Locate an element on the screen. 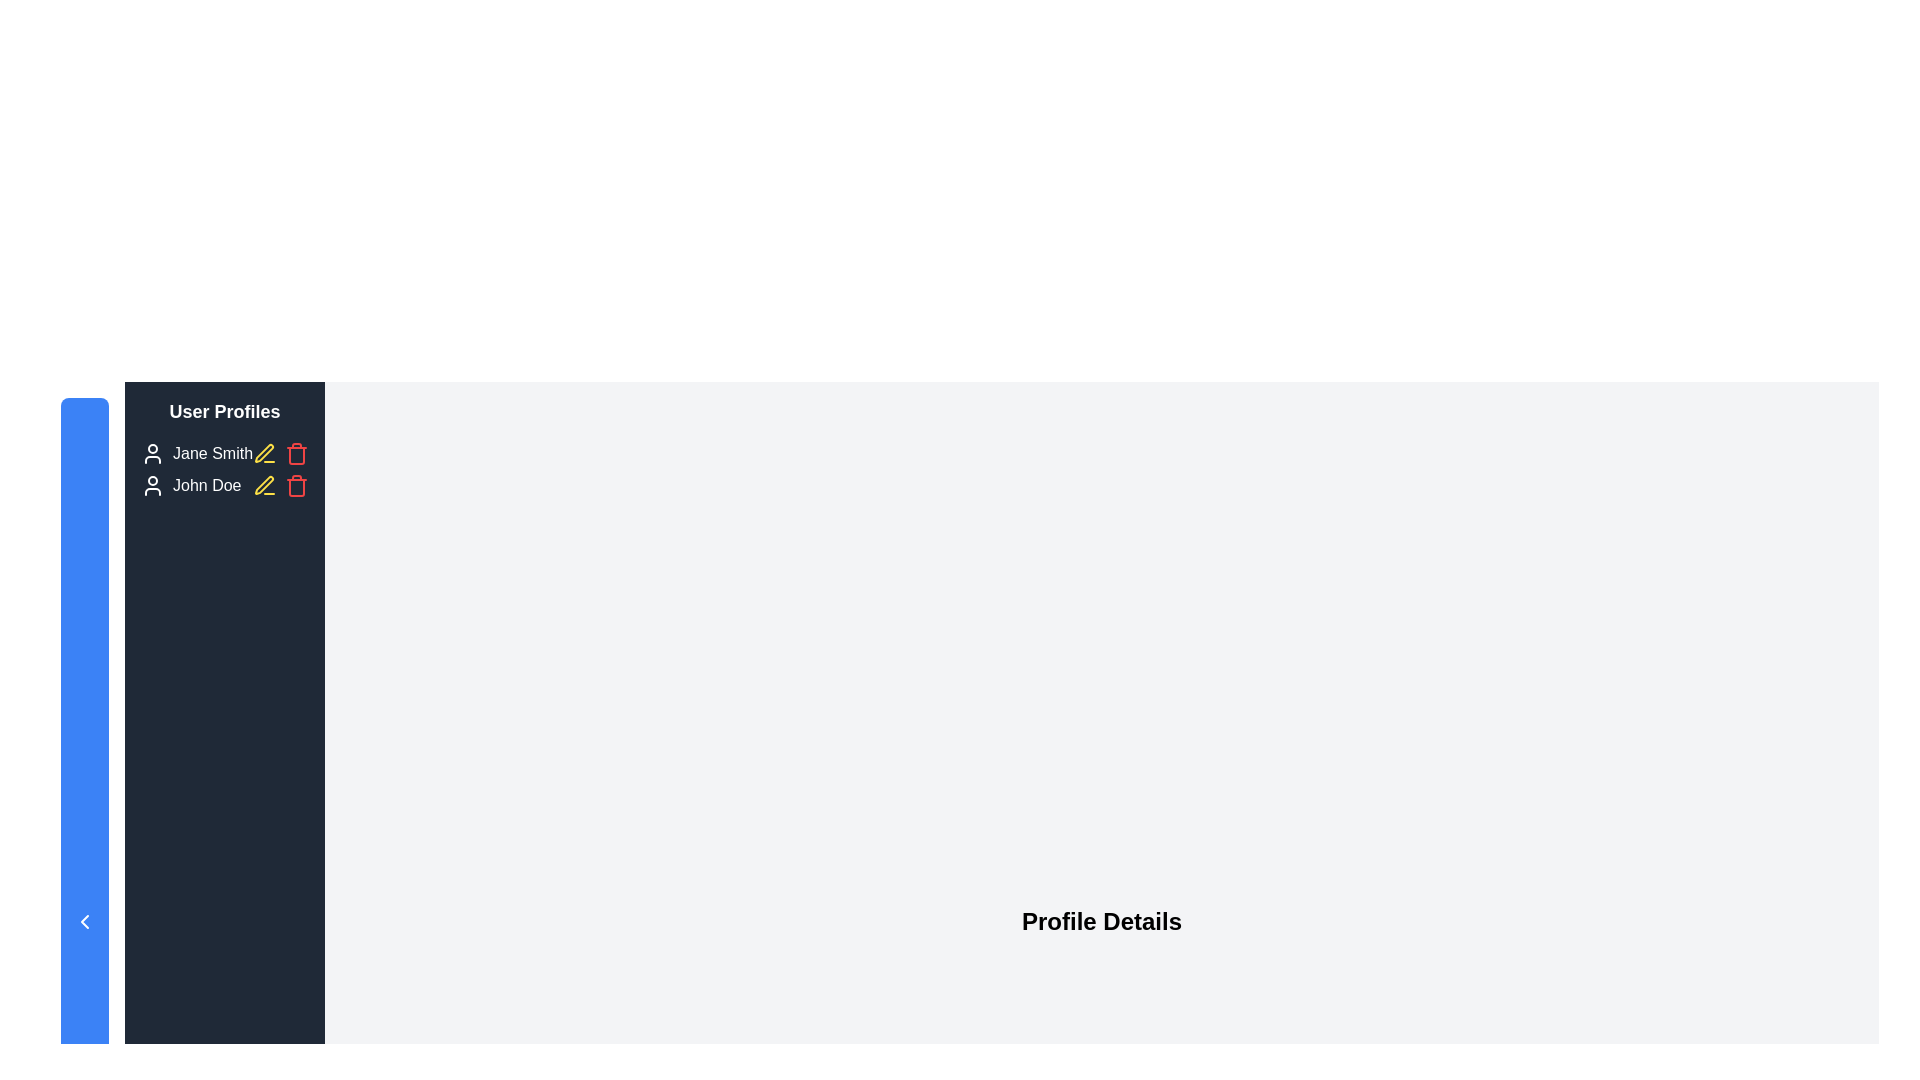 The image size is (1920, 1080). the second yellow pen icon button to the immediate right of 'John Doe' in the user profiles list to initiate an edit action is located at coordinates (263, 485).